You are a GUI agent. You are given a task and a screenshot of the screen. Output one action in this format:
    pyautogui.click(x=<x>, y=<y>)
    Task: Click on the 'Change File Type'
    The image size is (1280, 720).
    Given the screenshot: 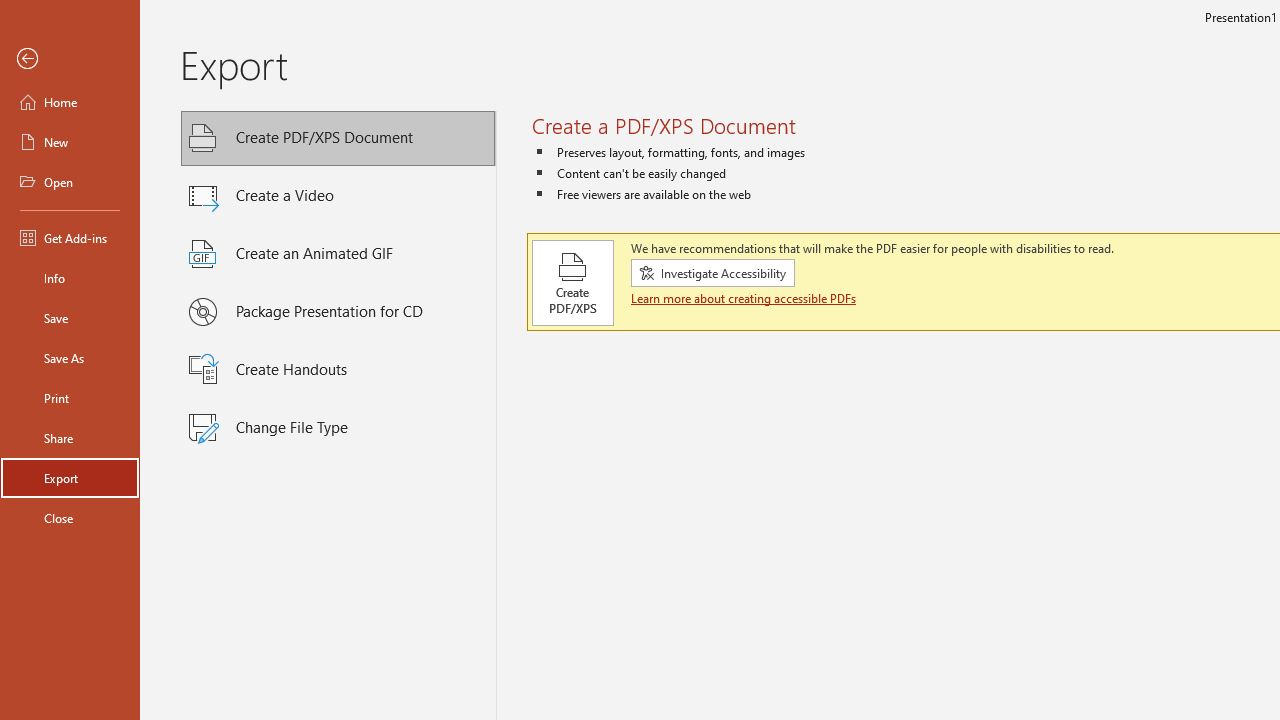 What is the action you would take?
    pyautogui.click(x=338, y=427)
    